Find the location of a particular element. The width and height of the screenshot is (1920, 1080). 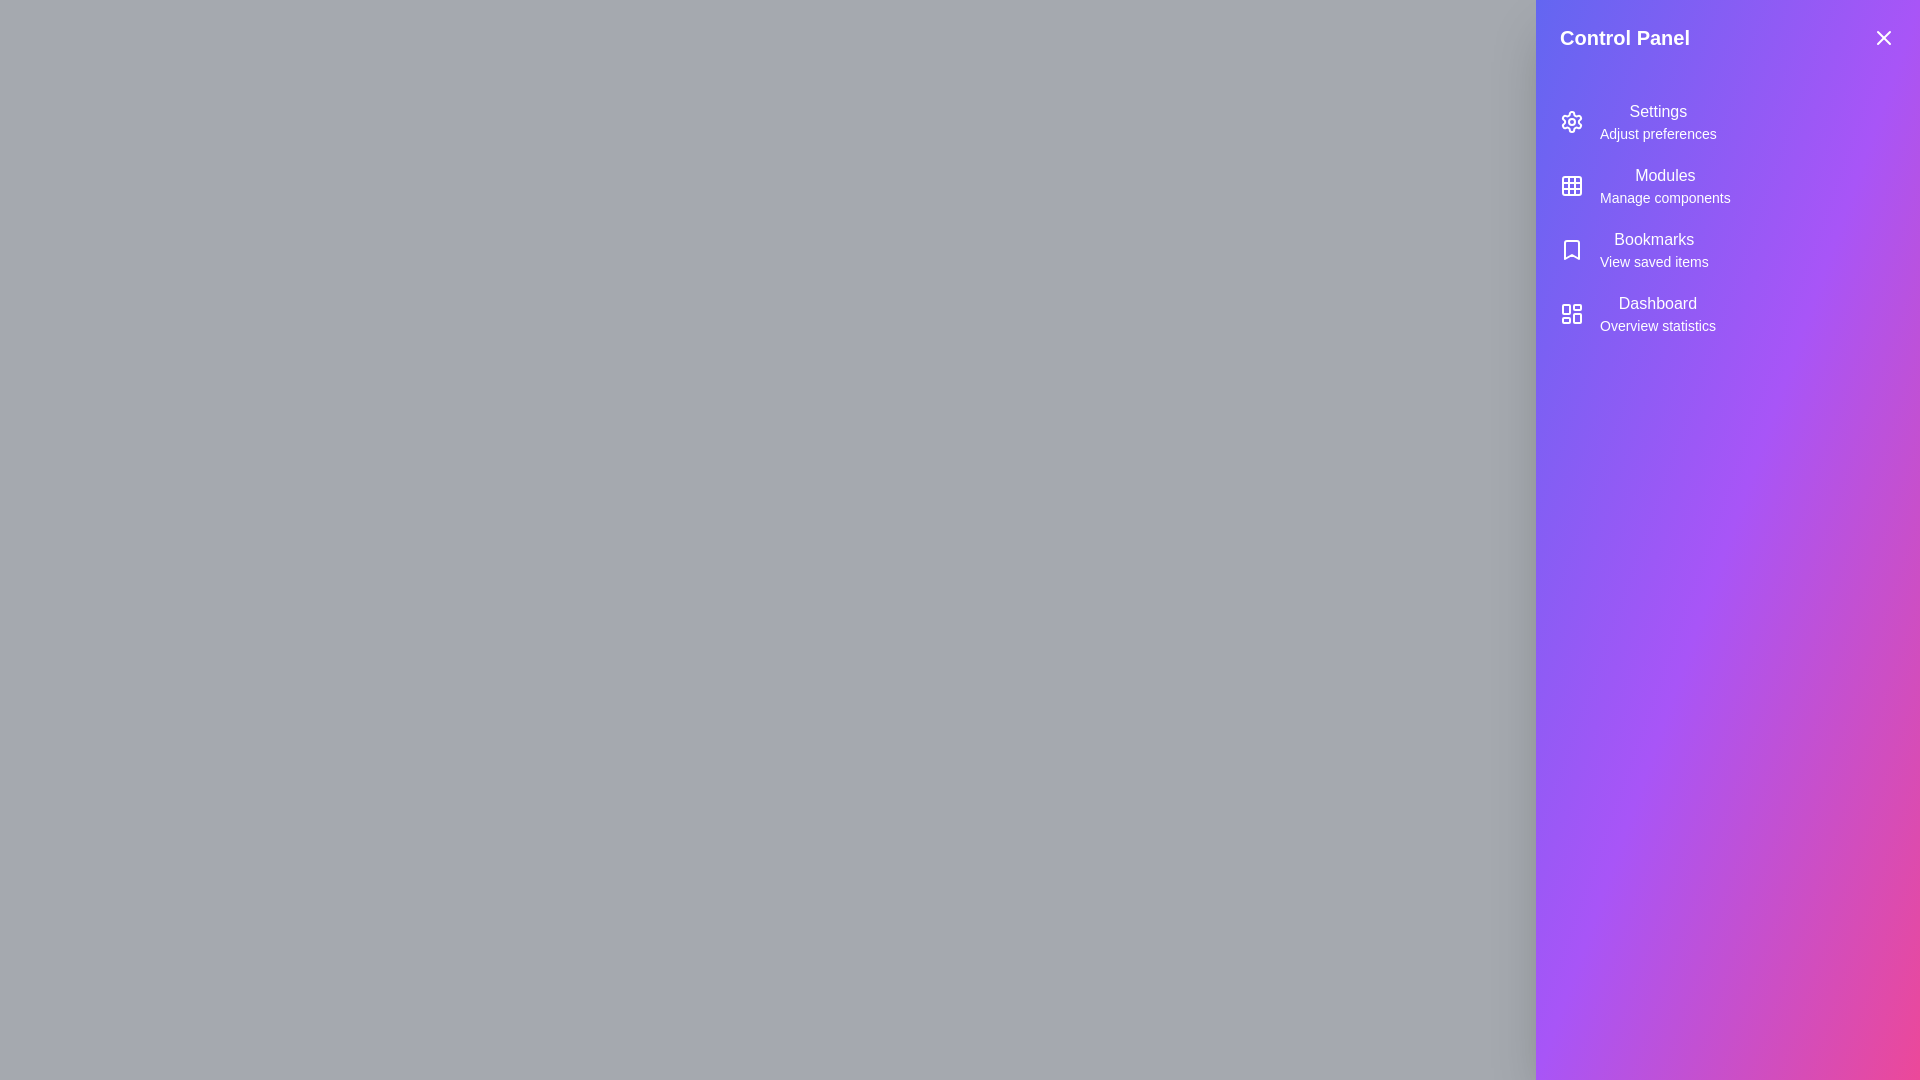

the visual state of the 'Bookmarks' icon located in the side menu, which directs users to the bookmarks or saved items area is located at coordinates (1570, 249).